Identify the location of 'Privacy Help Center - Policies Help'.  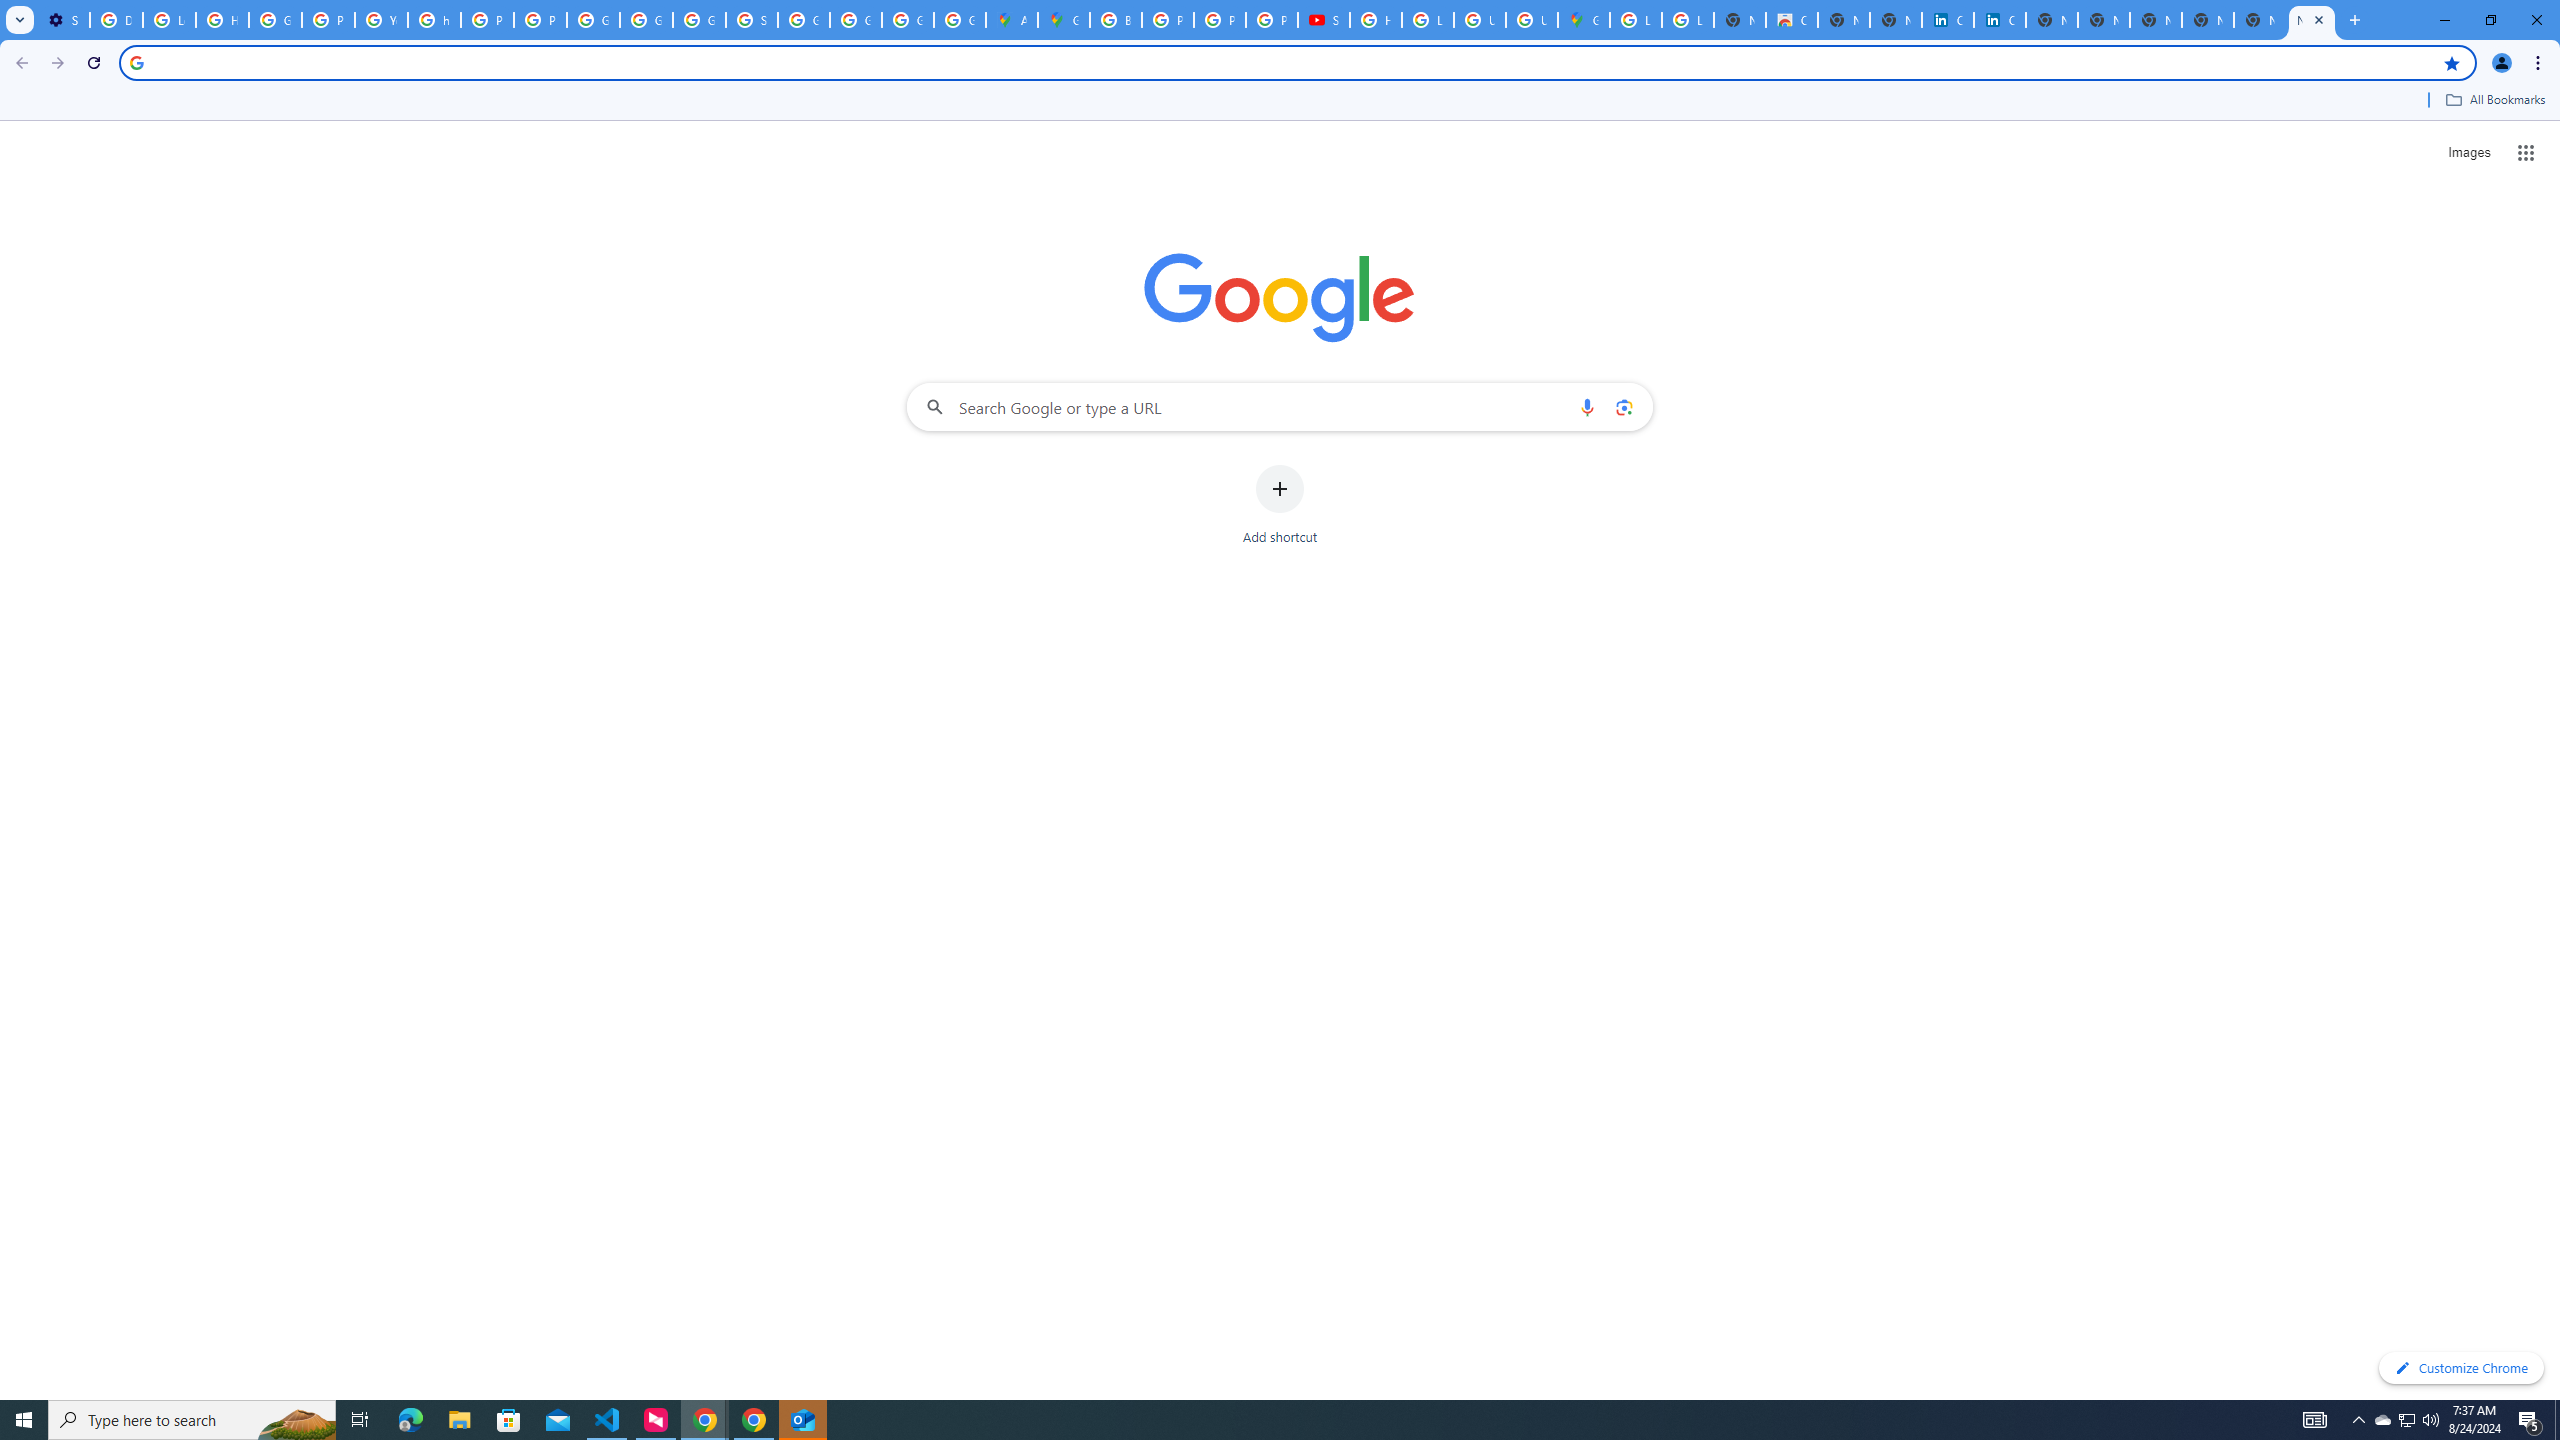
(1218, 19).